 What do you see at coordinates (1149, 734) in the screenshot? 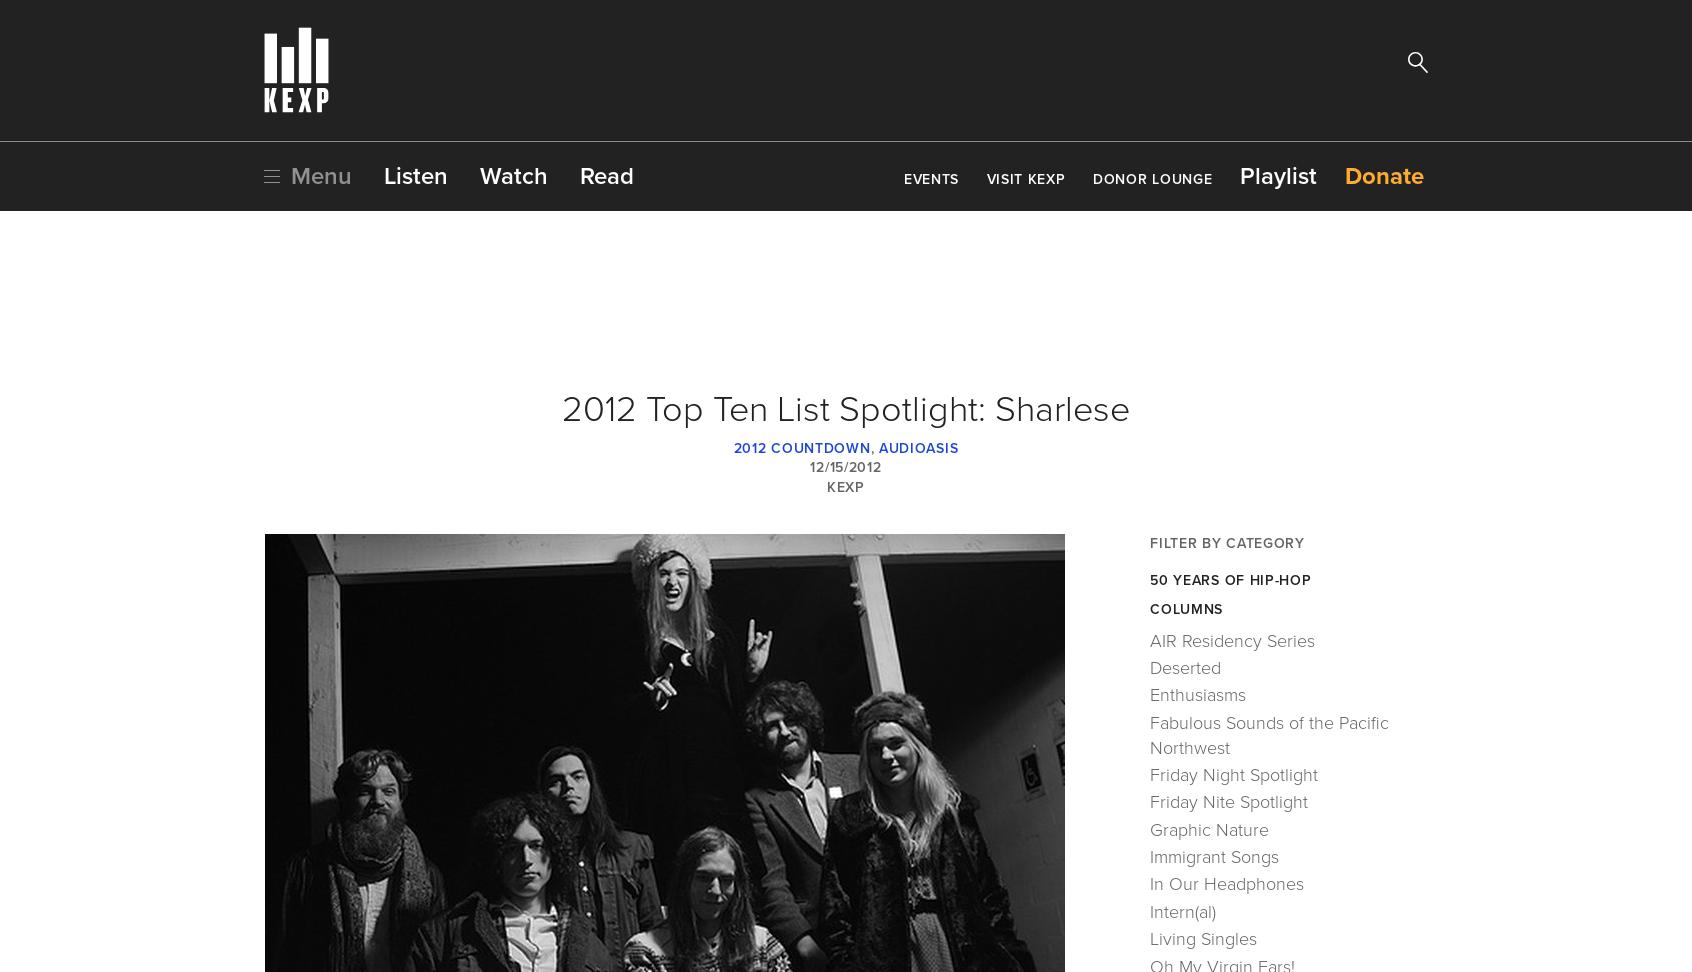
I see `'Fabulous Sounds of the Pacific Northwest'` at bounding box center [1149, 734].